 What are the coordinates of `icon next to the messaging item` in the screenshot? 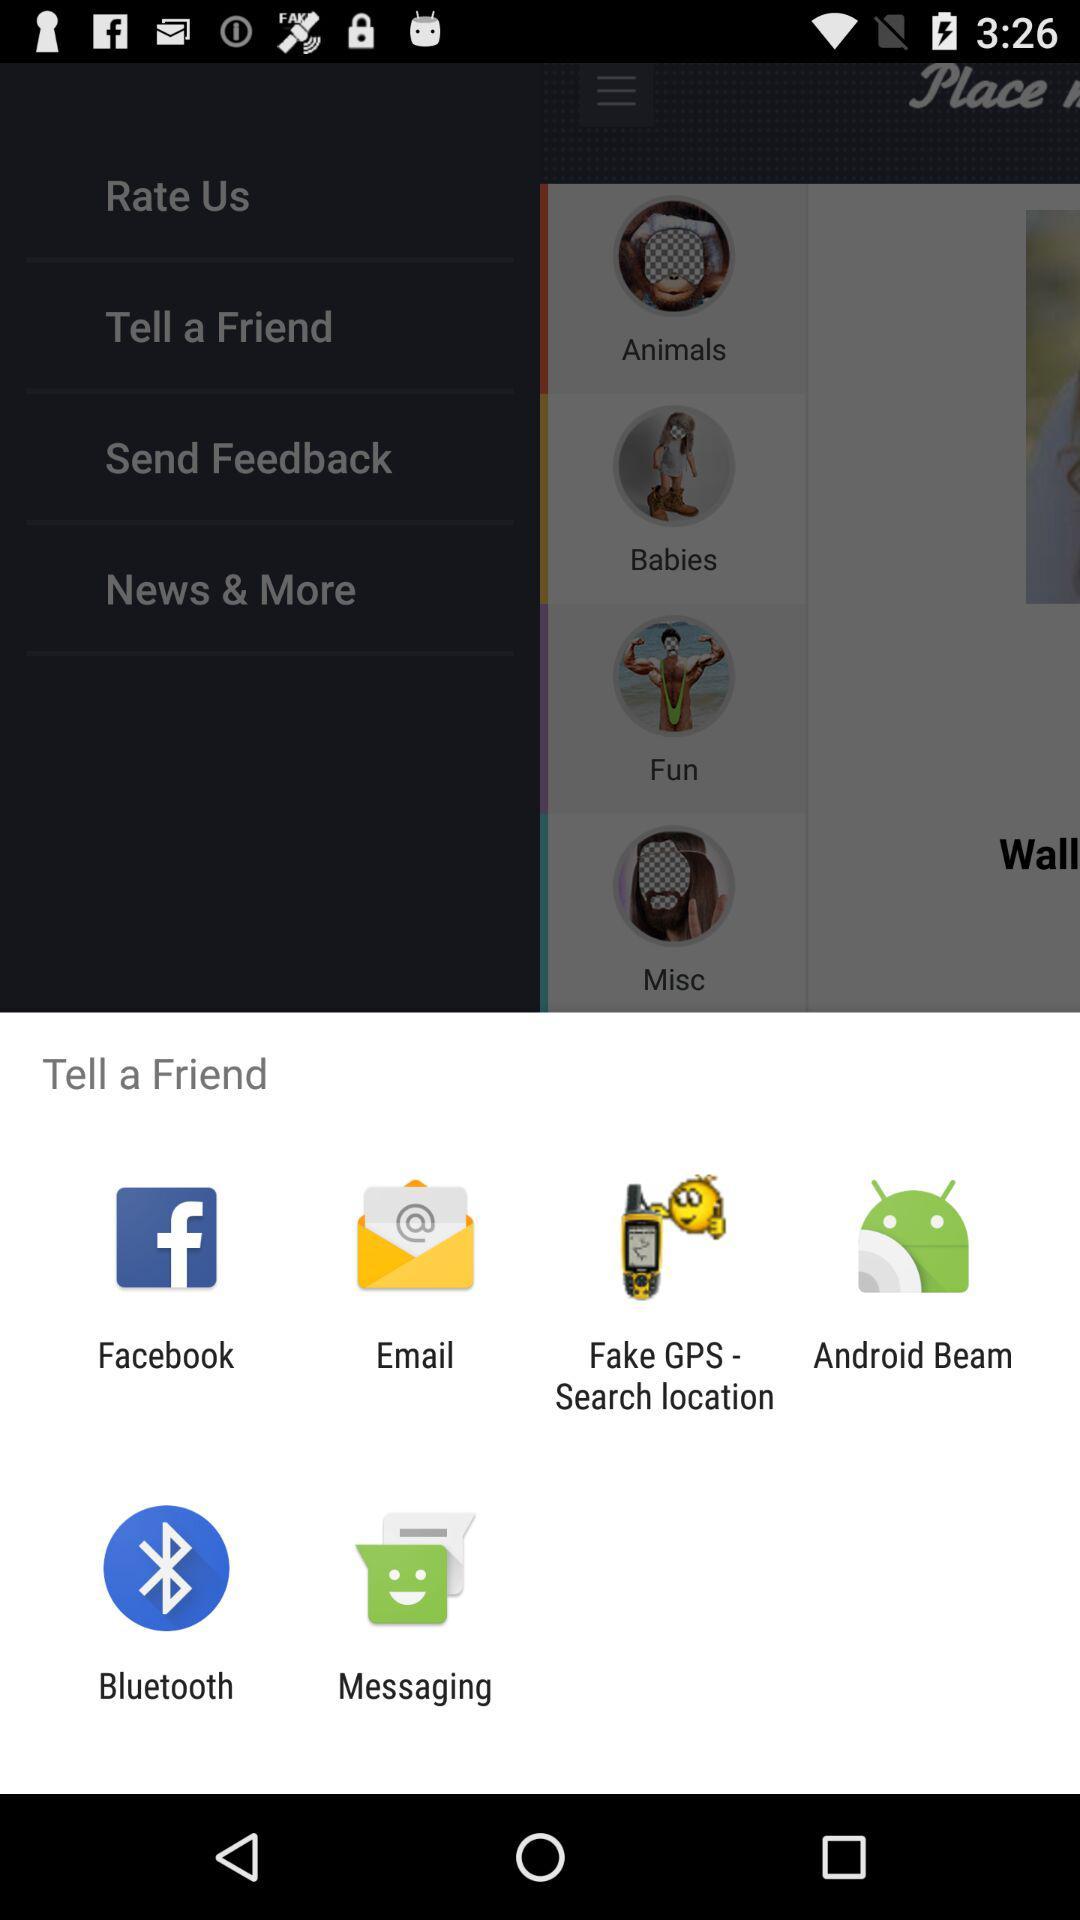 It's located at (165, 1705).